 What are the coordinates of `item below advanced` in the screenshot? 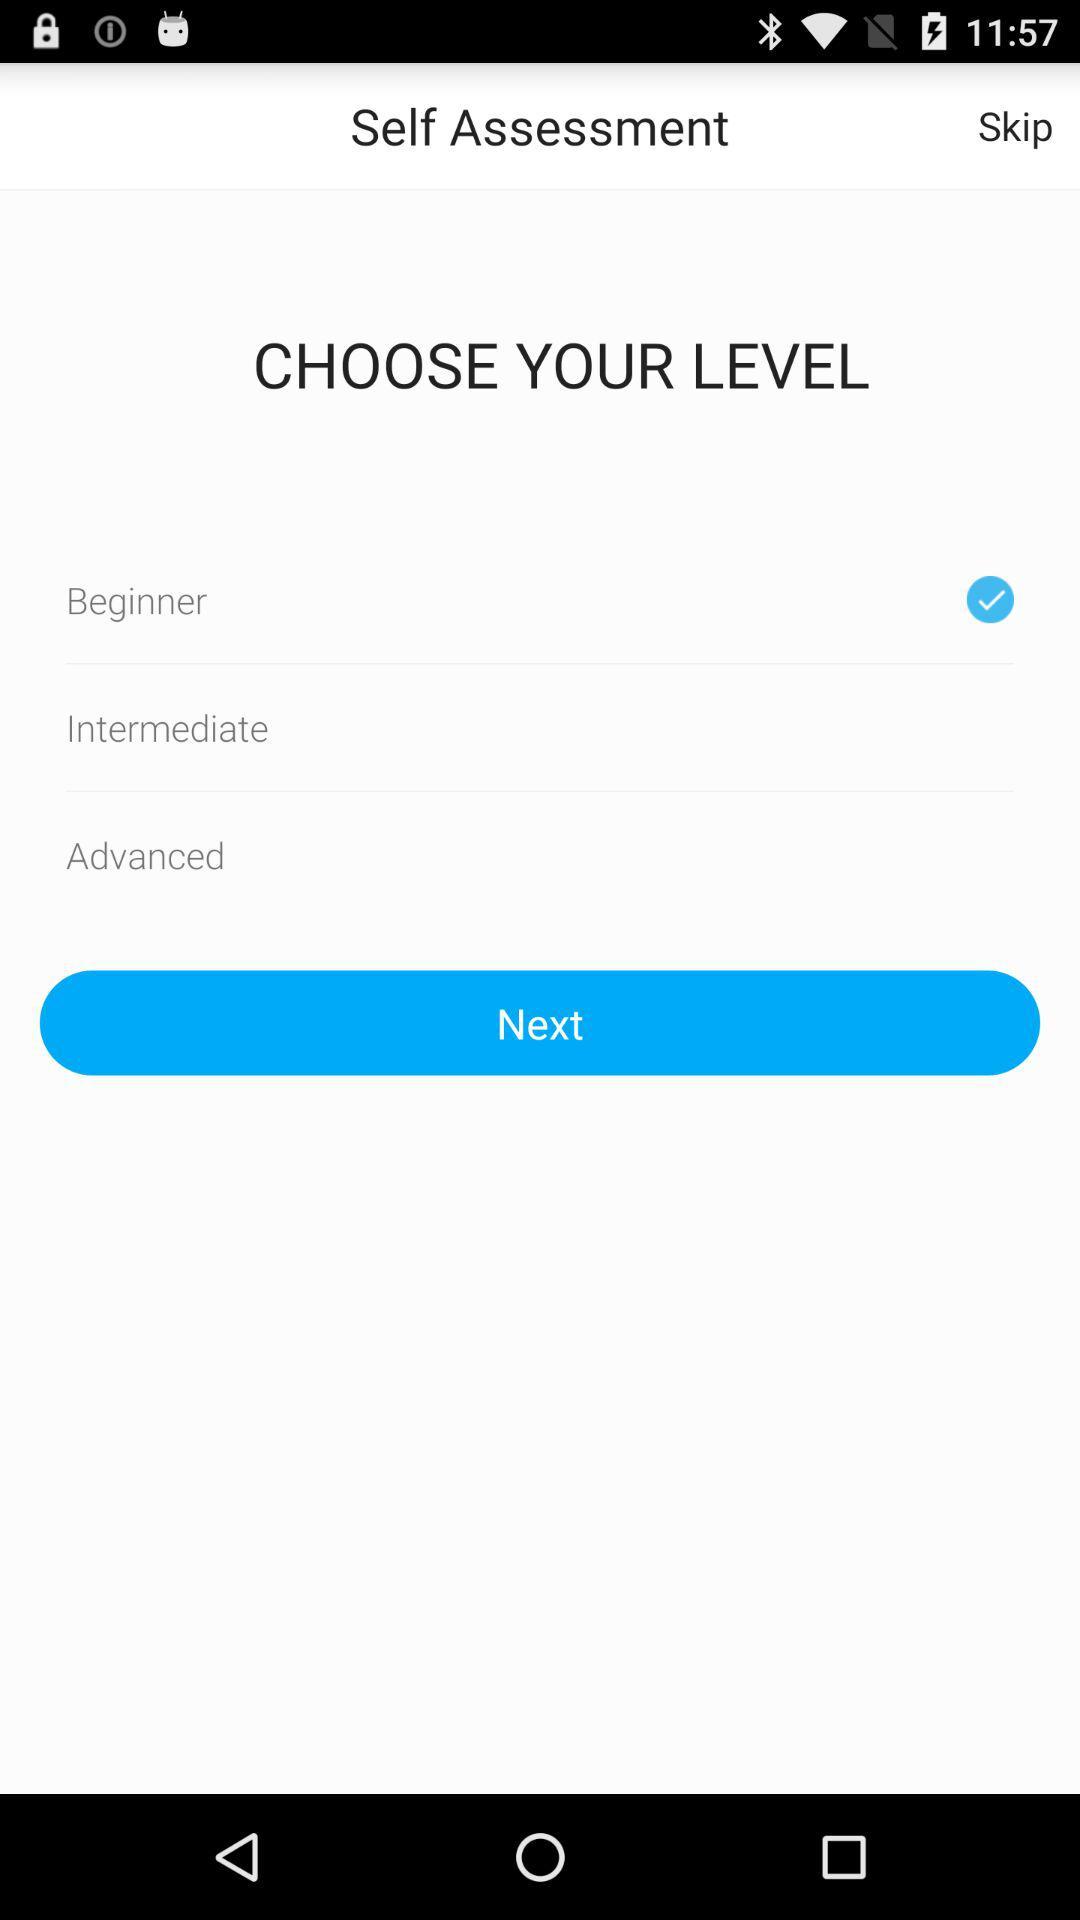 It's located at (540, 1022).